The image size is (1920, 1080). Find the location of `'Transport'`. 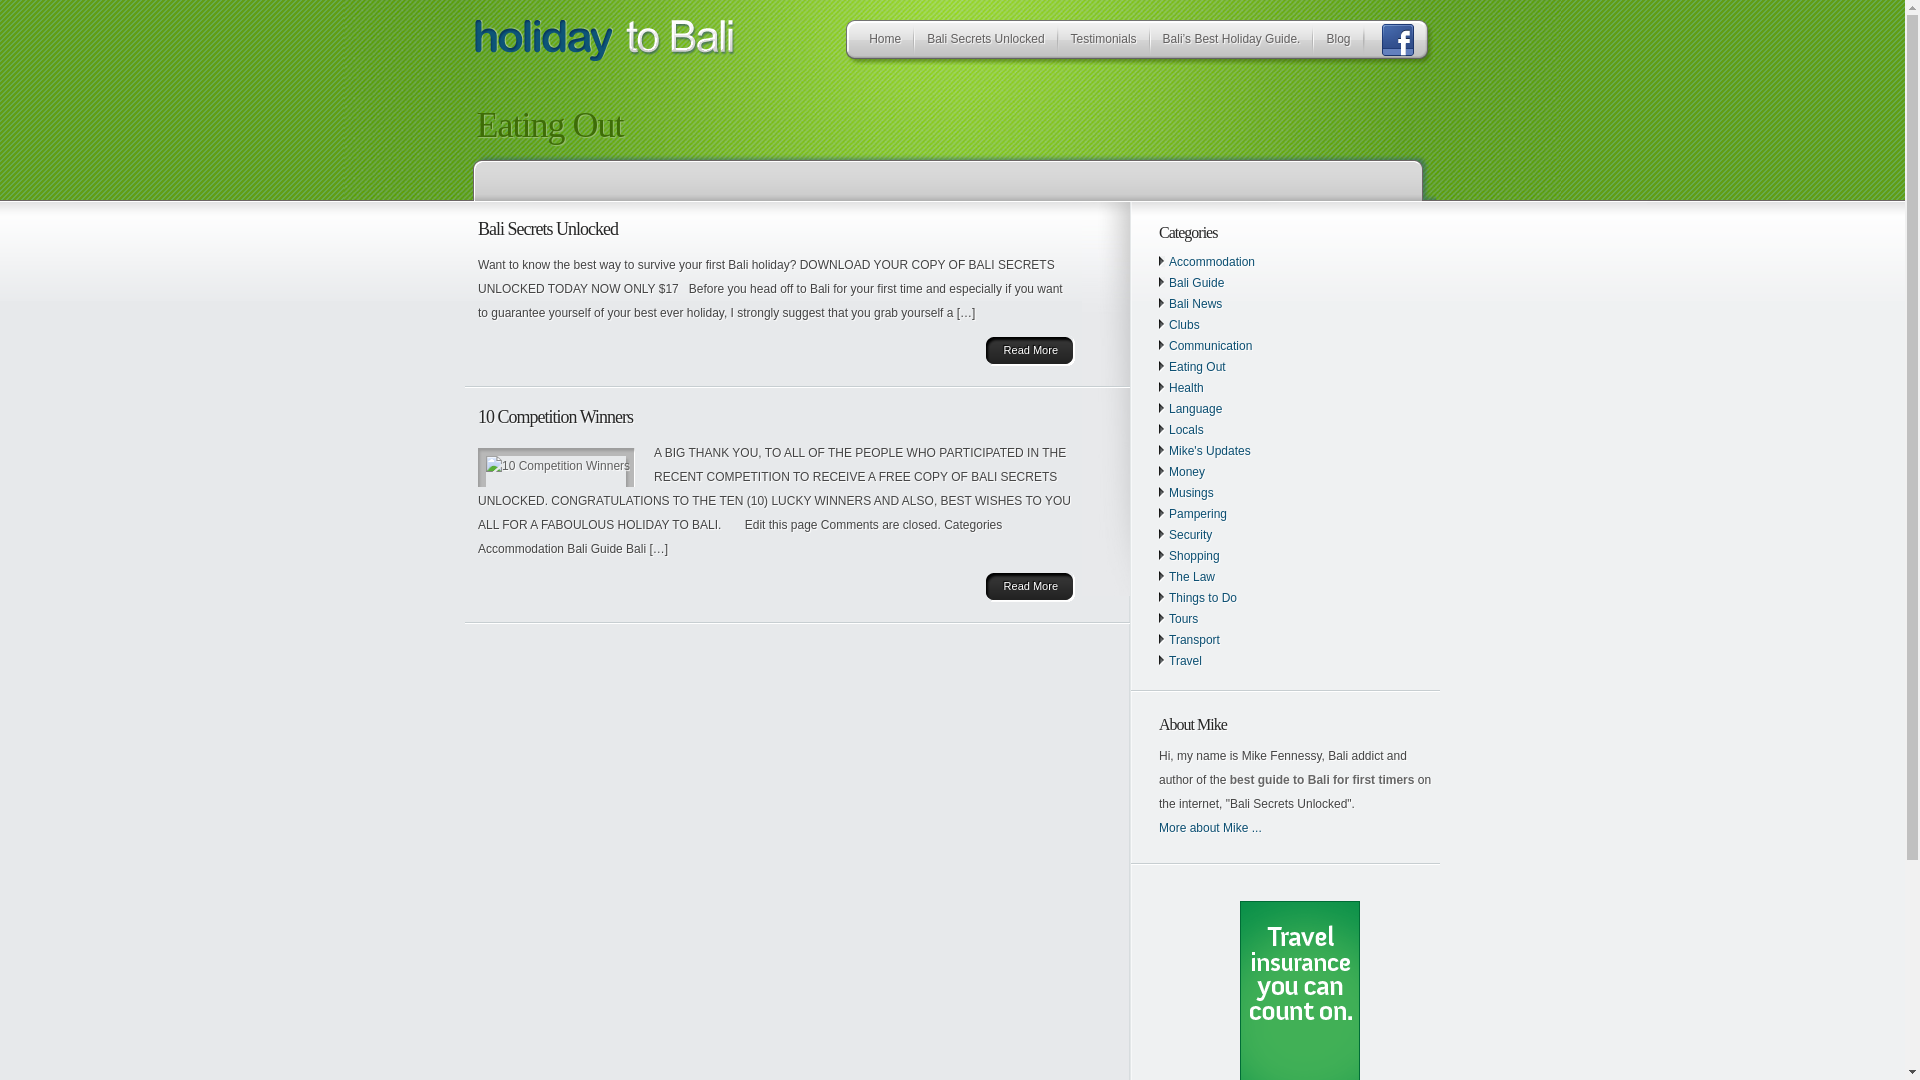

'Transport' is located at coordinates (1194, 640).